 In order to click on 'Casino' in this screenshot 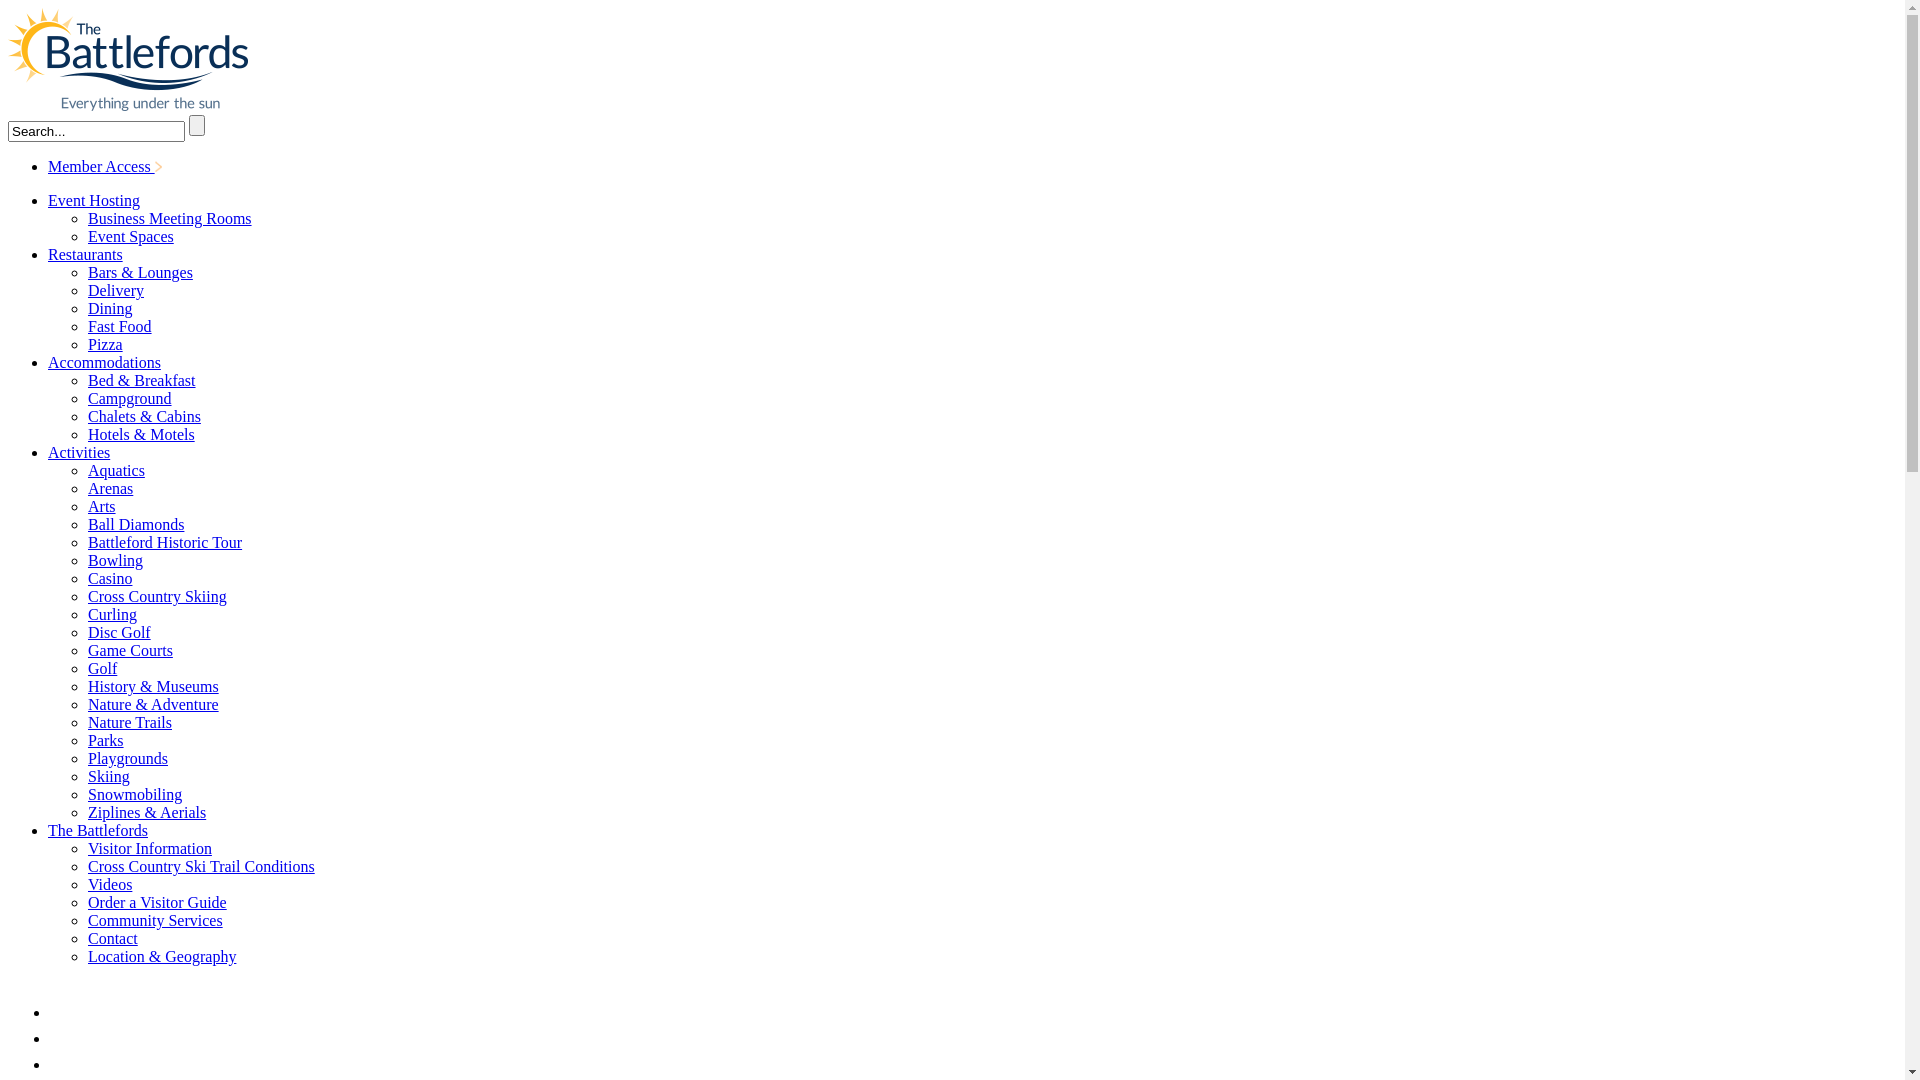, I will do `click(109, 578)`.